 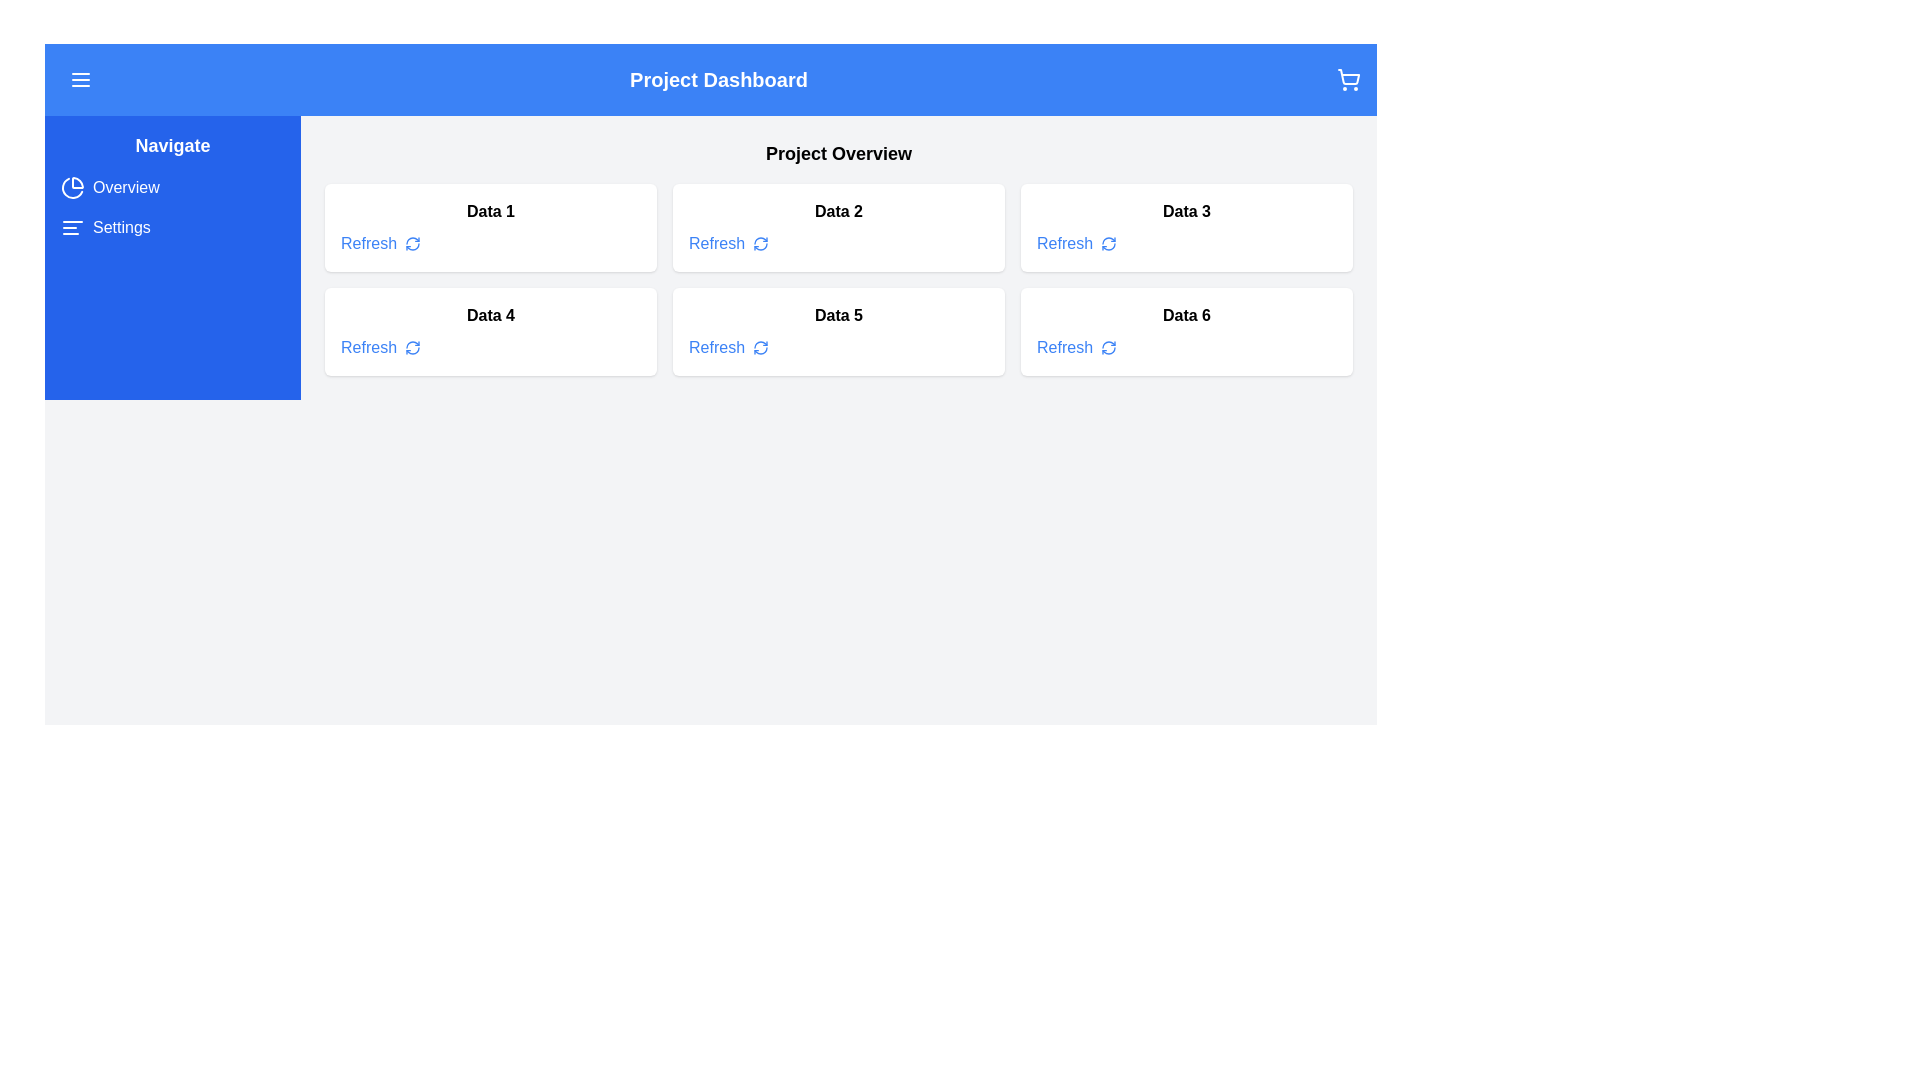 What do you see at coordinates (839, 315) in the screenshot?
I see `the 'Data 5' text label, which is bold and located in the lower-middle card of the dashboard grid` at bounding box center [839, 315].